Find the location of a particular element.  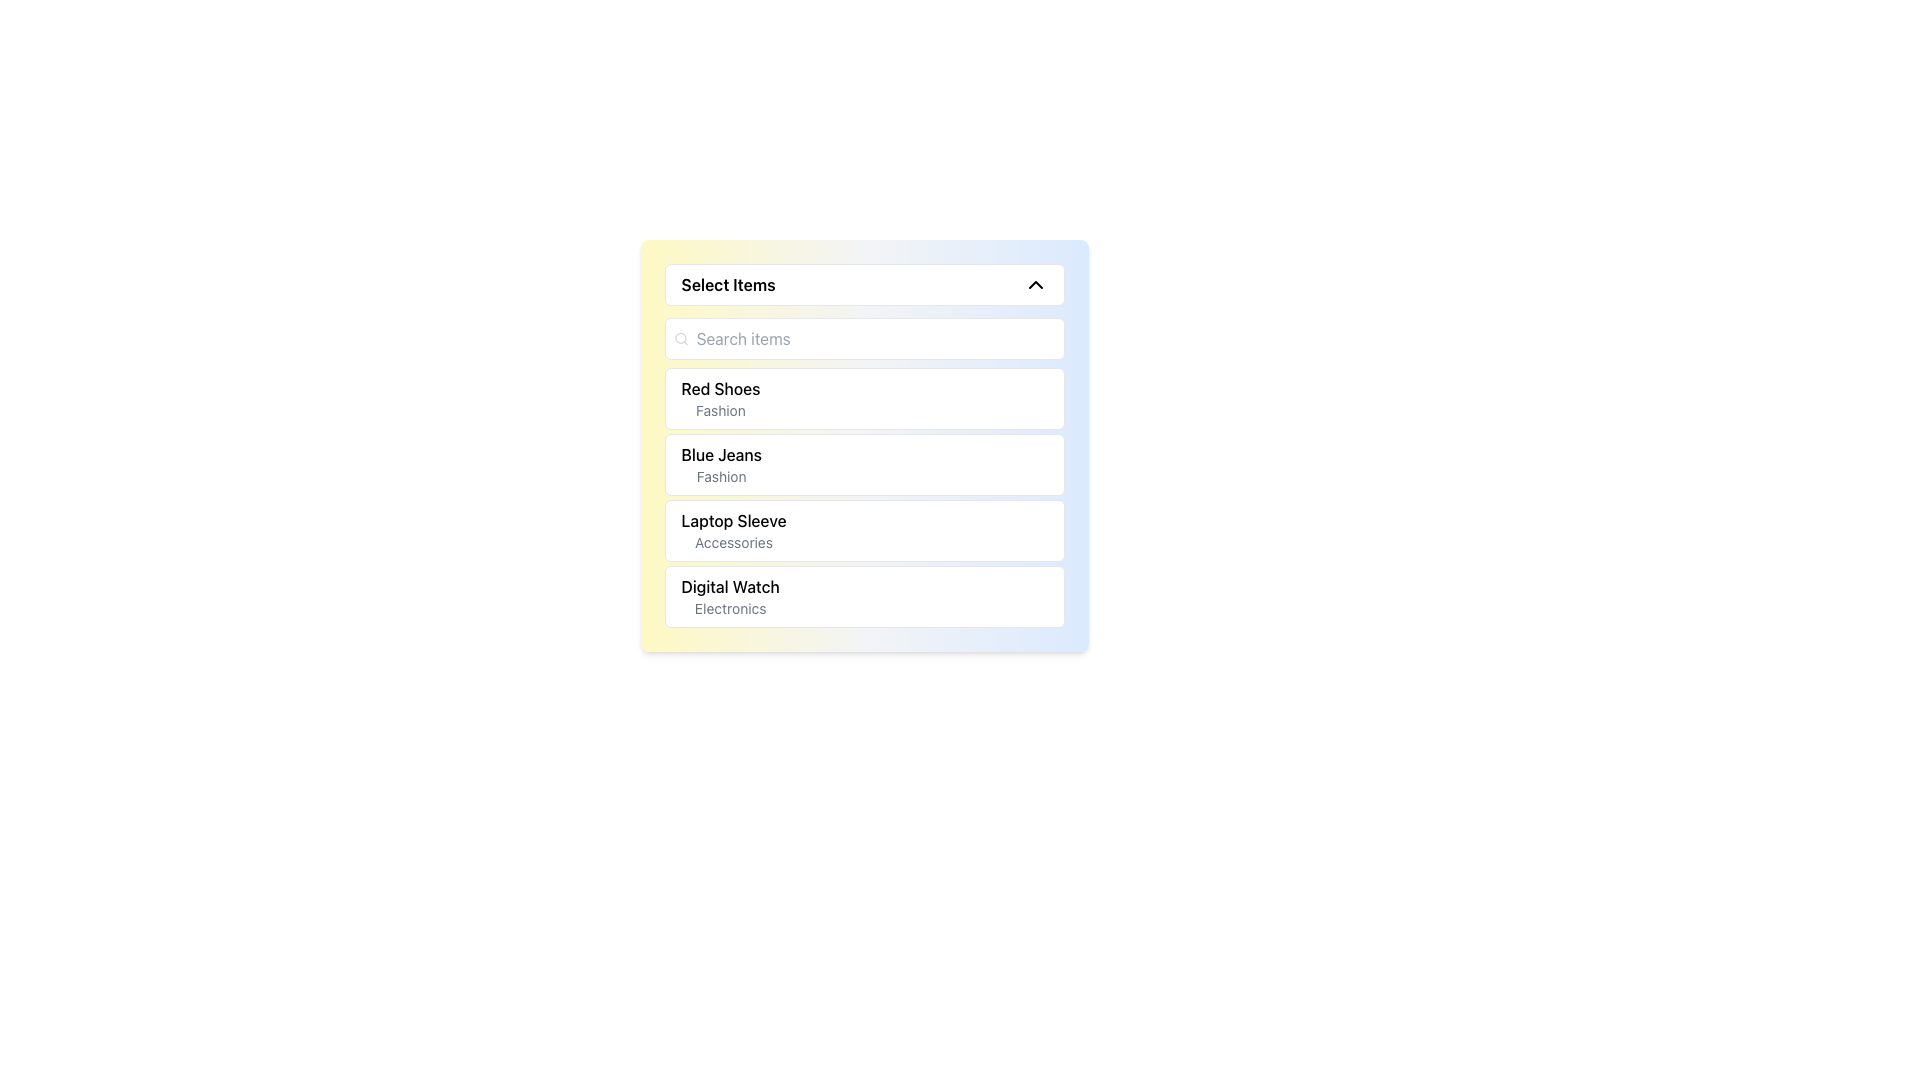

text label located beneath the 'Laptop Sleeve' item in the 'Select Items' dropdown panel, which serves to categorize or describe the main item above it is located at coordinates (733, 543).